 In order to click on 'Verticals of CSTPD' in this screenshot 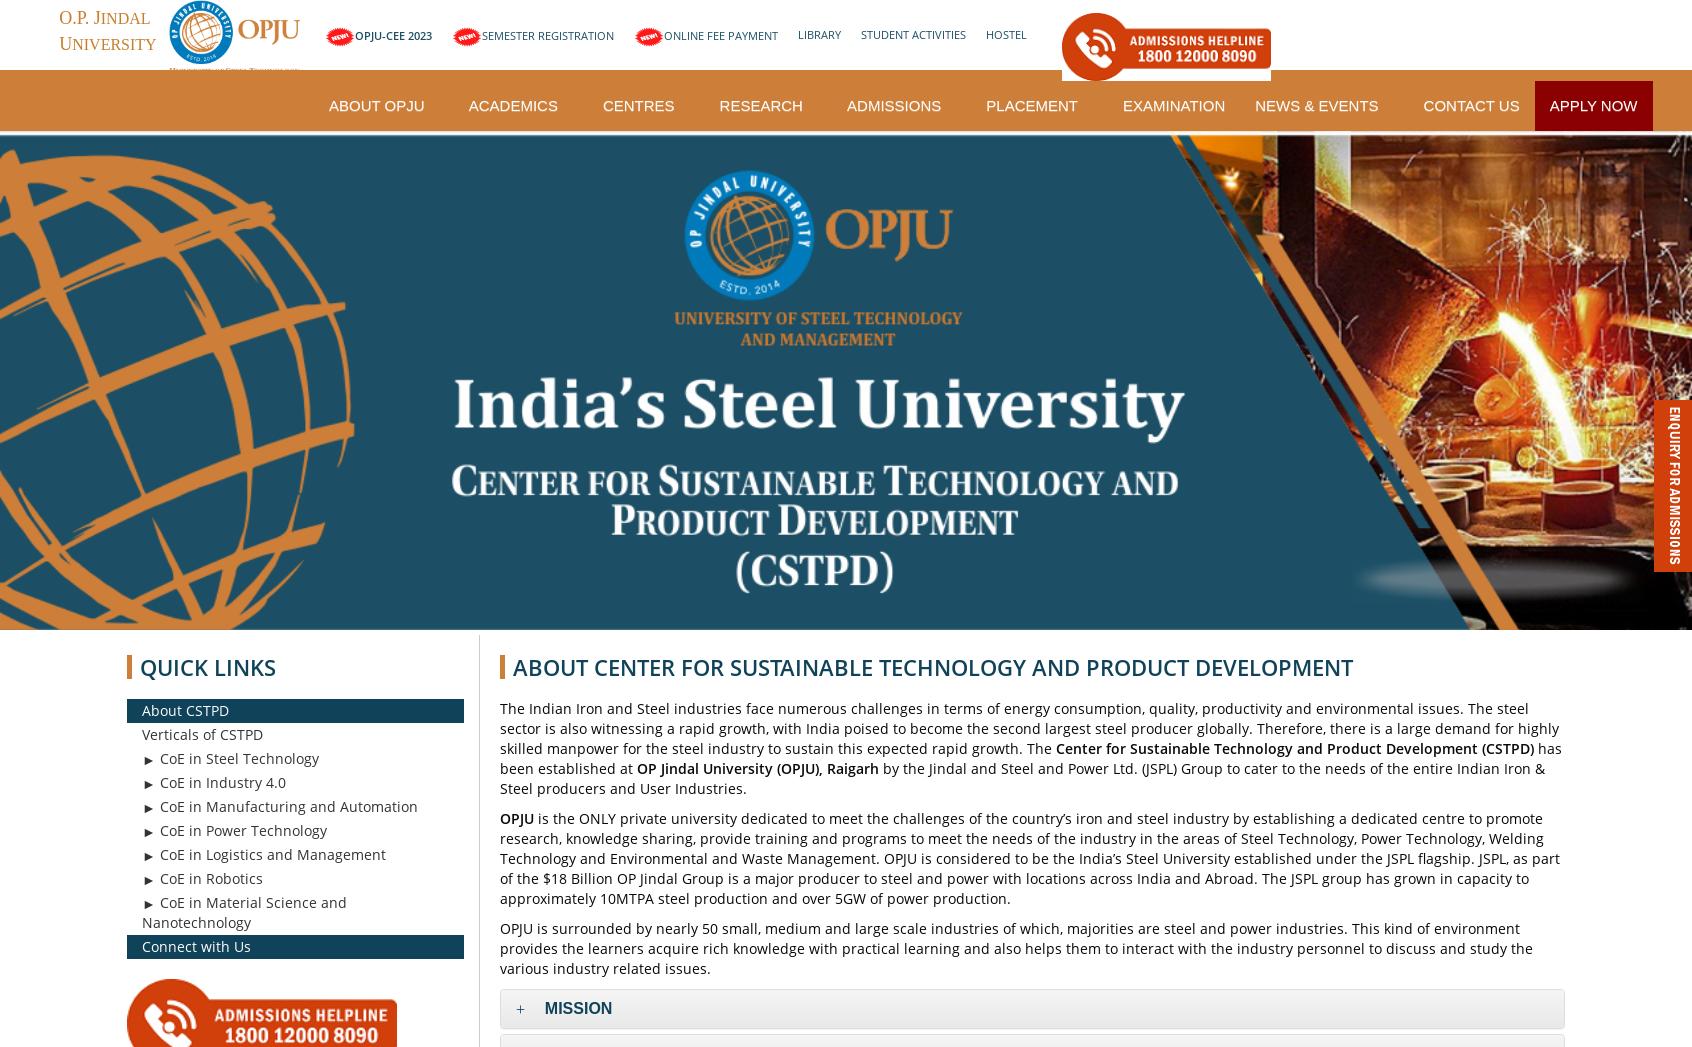, I will do `click(200, 734)`.